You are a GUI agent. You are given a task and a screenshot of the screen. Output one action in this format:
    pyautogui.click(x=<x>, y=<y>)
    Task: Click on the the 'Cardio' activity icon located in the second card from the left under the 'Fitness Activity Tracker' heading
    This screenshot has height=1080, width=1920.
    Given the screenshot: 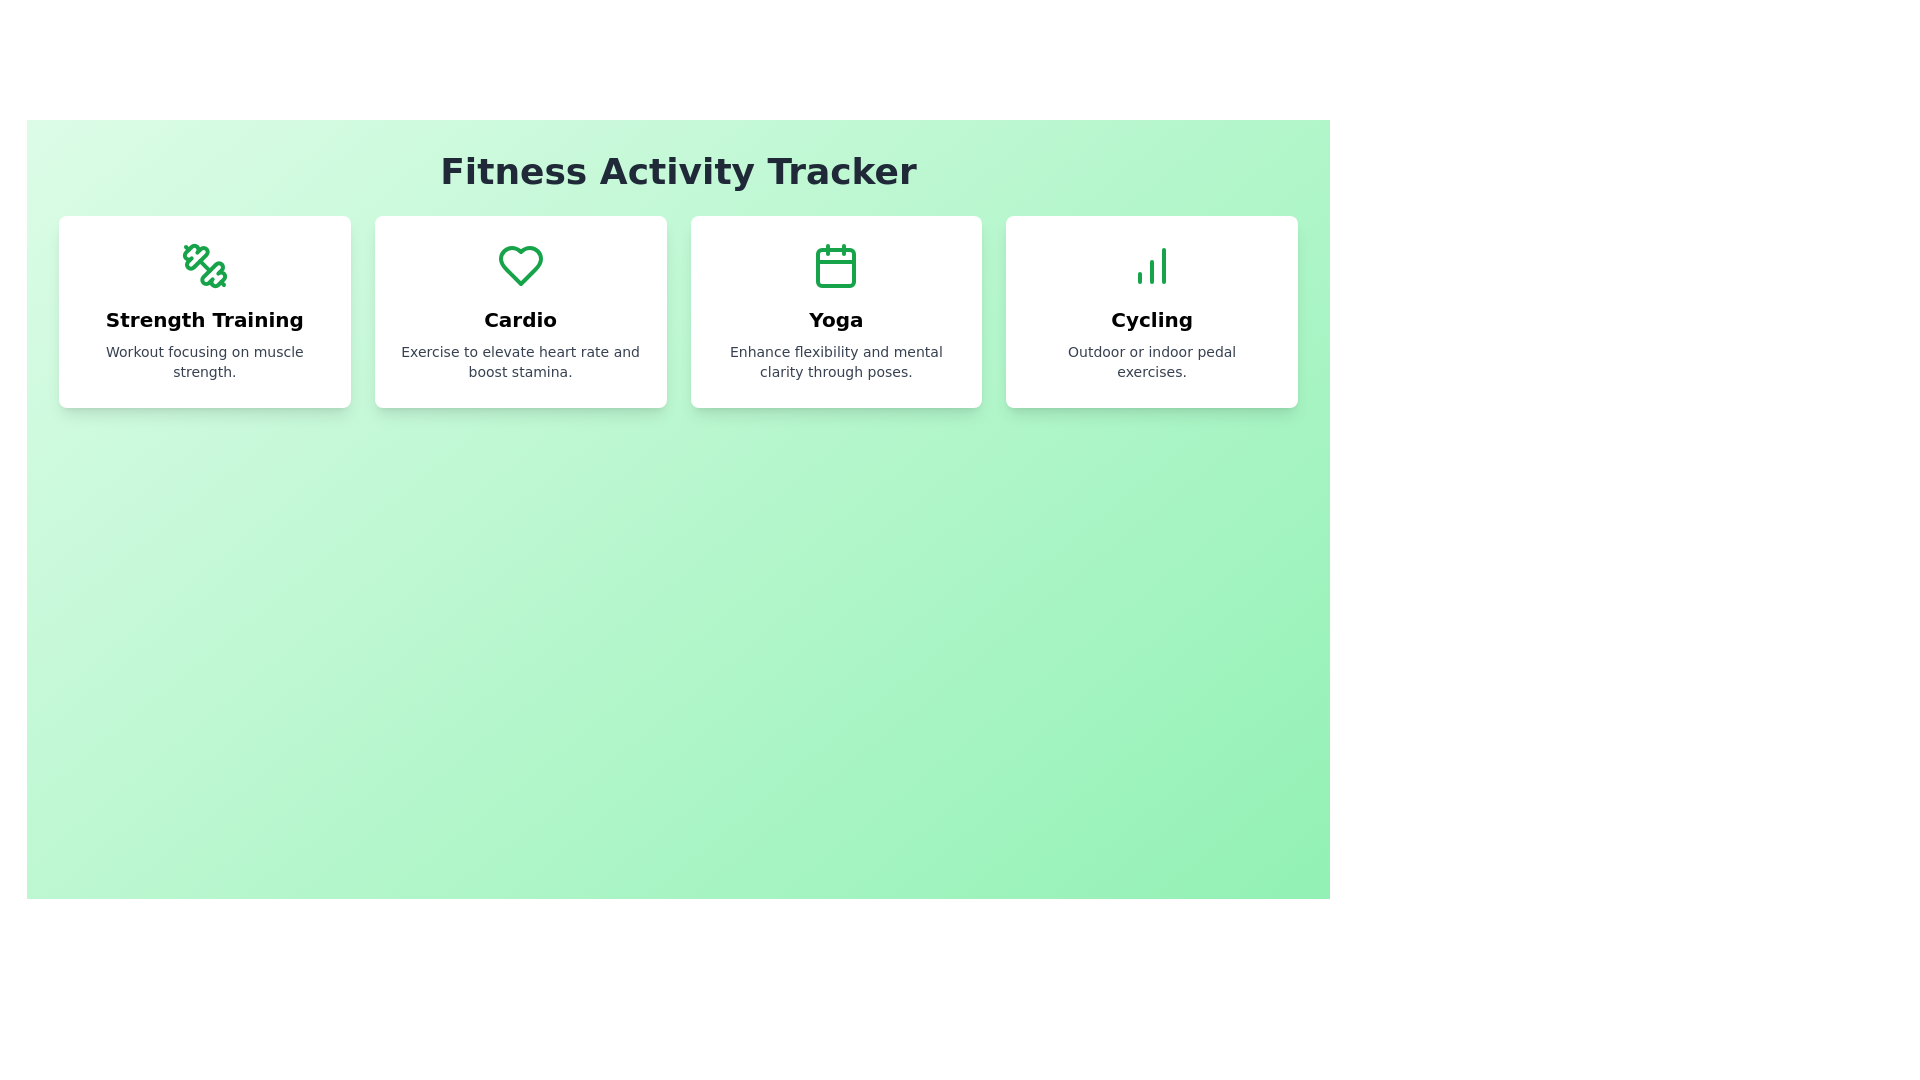 What is the action you would take?
    pyautogui.click(x=520, y=265)
    